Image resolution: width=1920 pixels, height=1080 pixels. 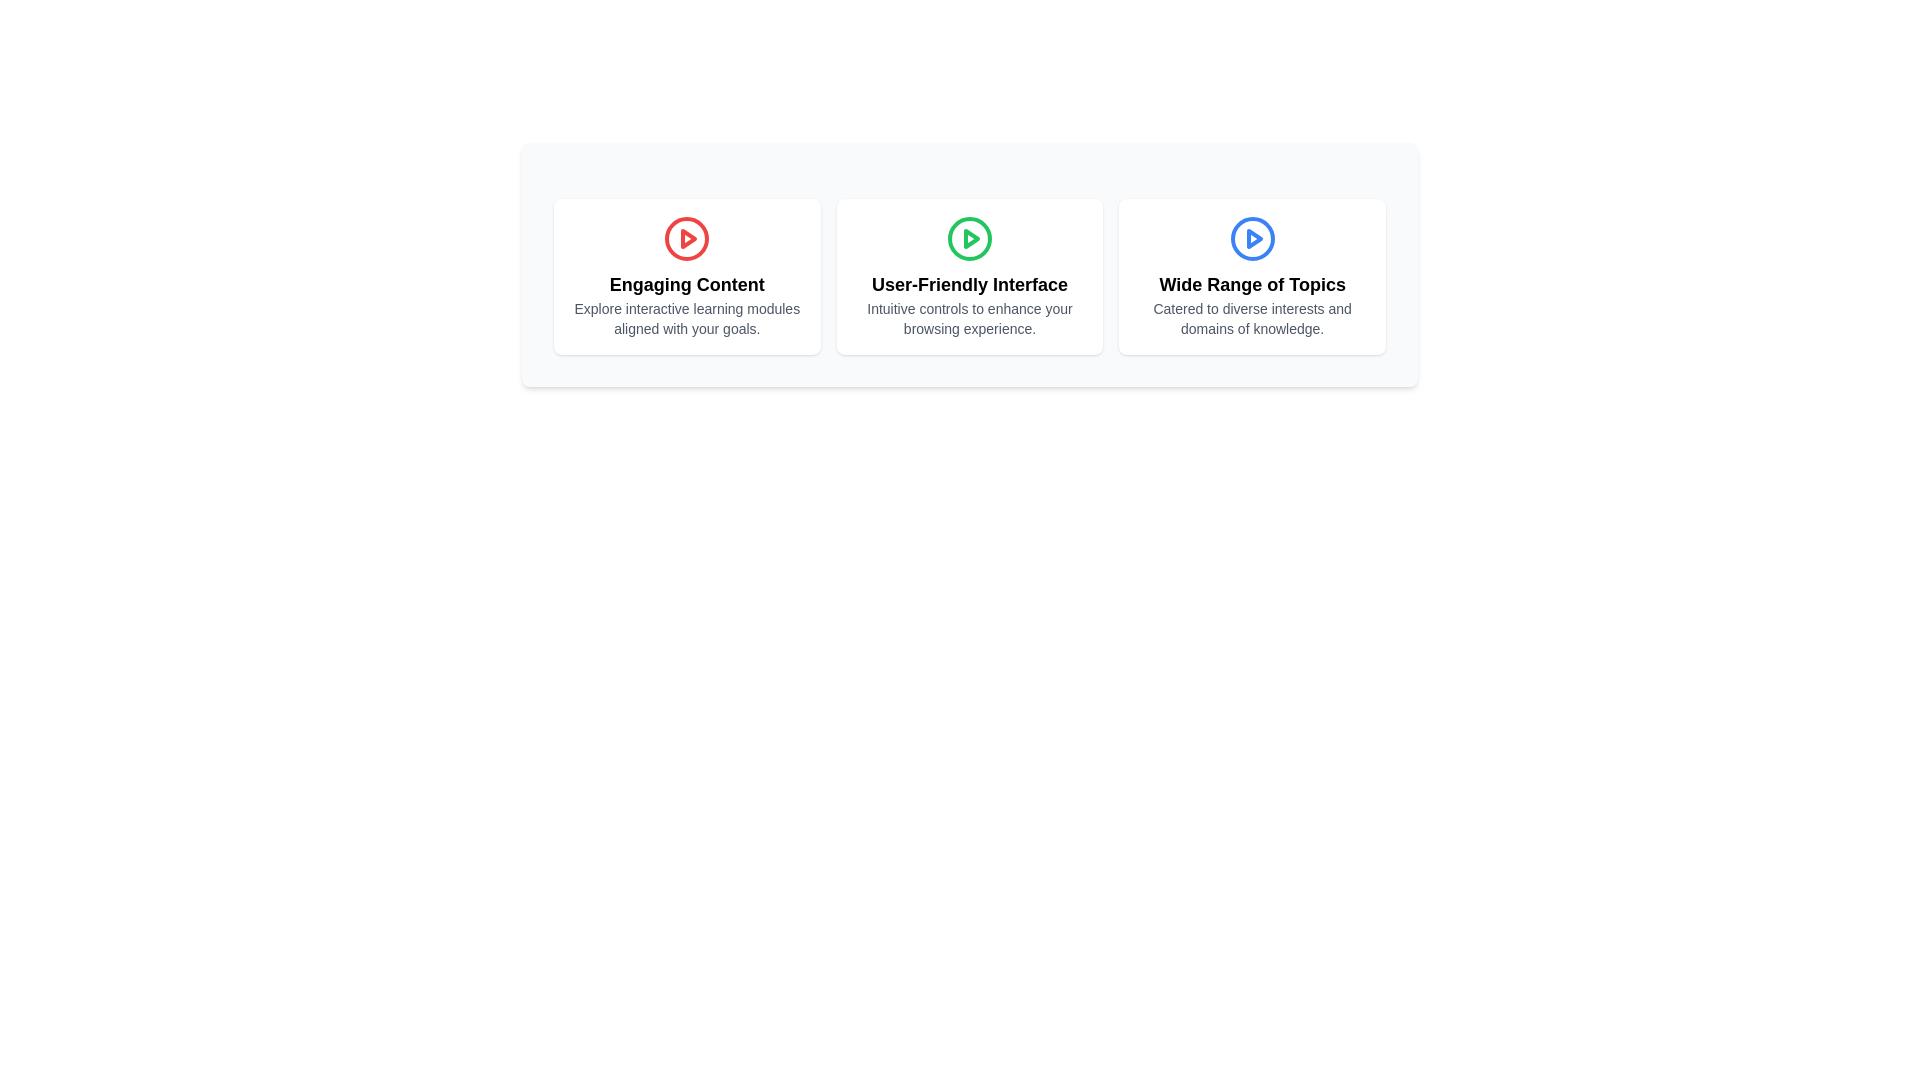 I want to click on the Circle graphic that symbolizes an action like playing content, located within the 'Engaging Content' card, so click(x=687, y=238).